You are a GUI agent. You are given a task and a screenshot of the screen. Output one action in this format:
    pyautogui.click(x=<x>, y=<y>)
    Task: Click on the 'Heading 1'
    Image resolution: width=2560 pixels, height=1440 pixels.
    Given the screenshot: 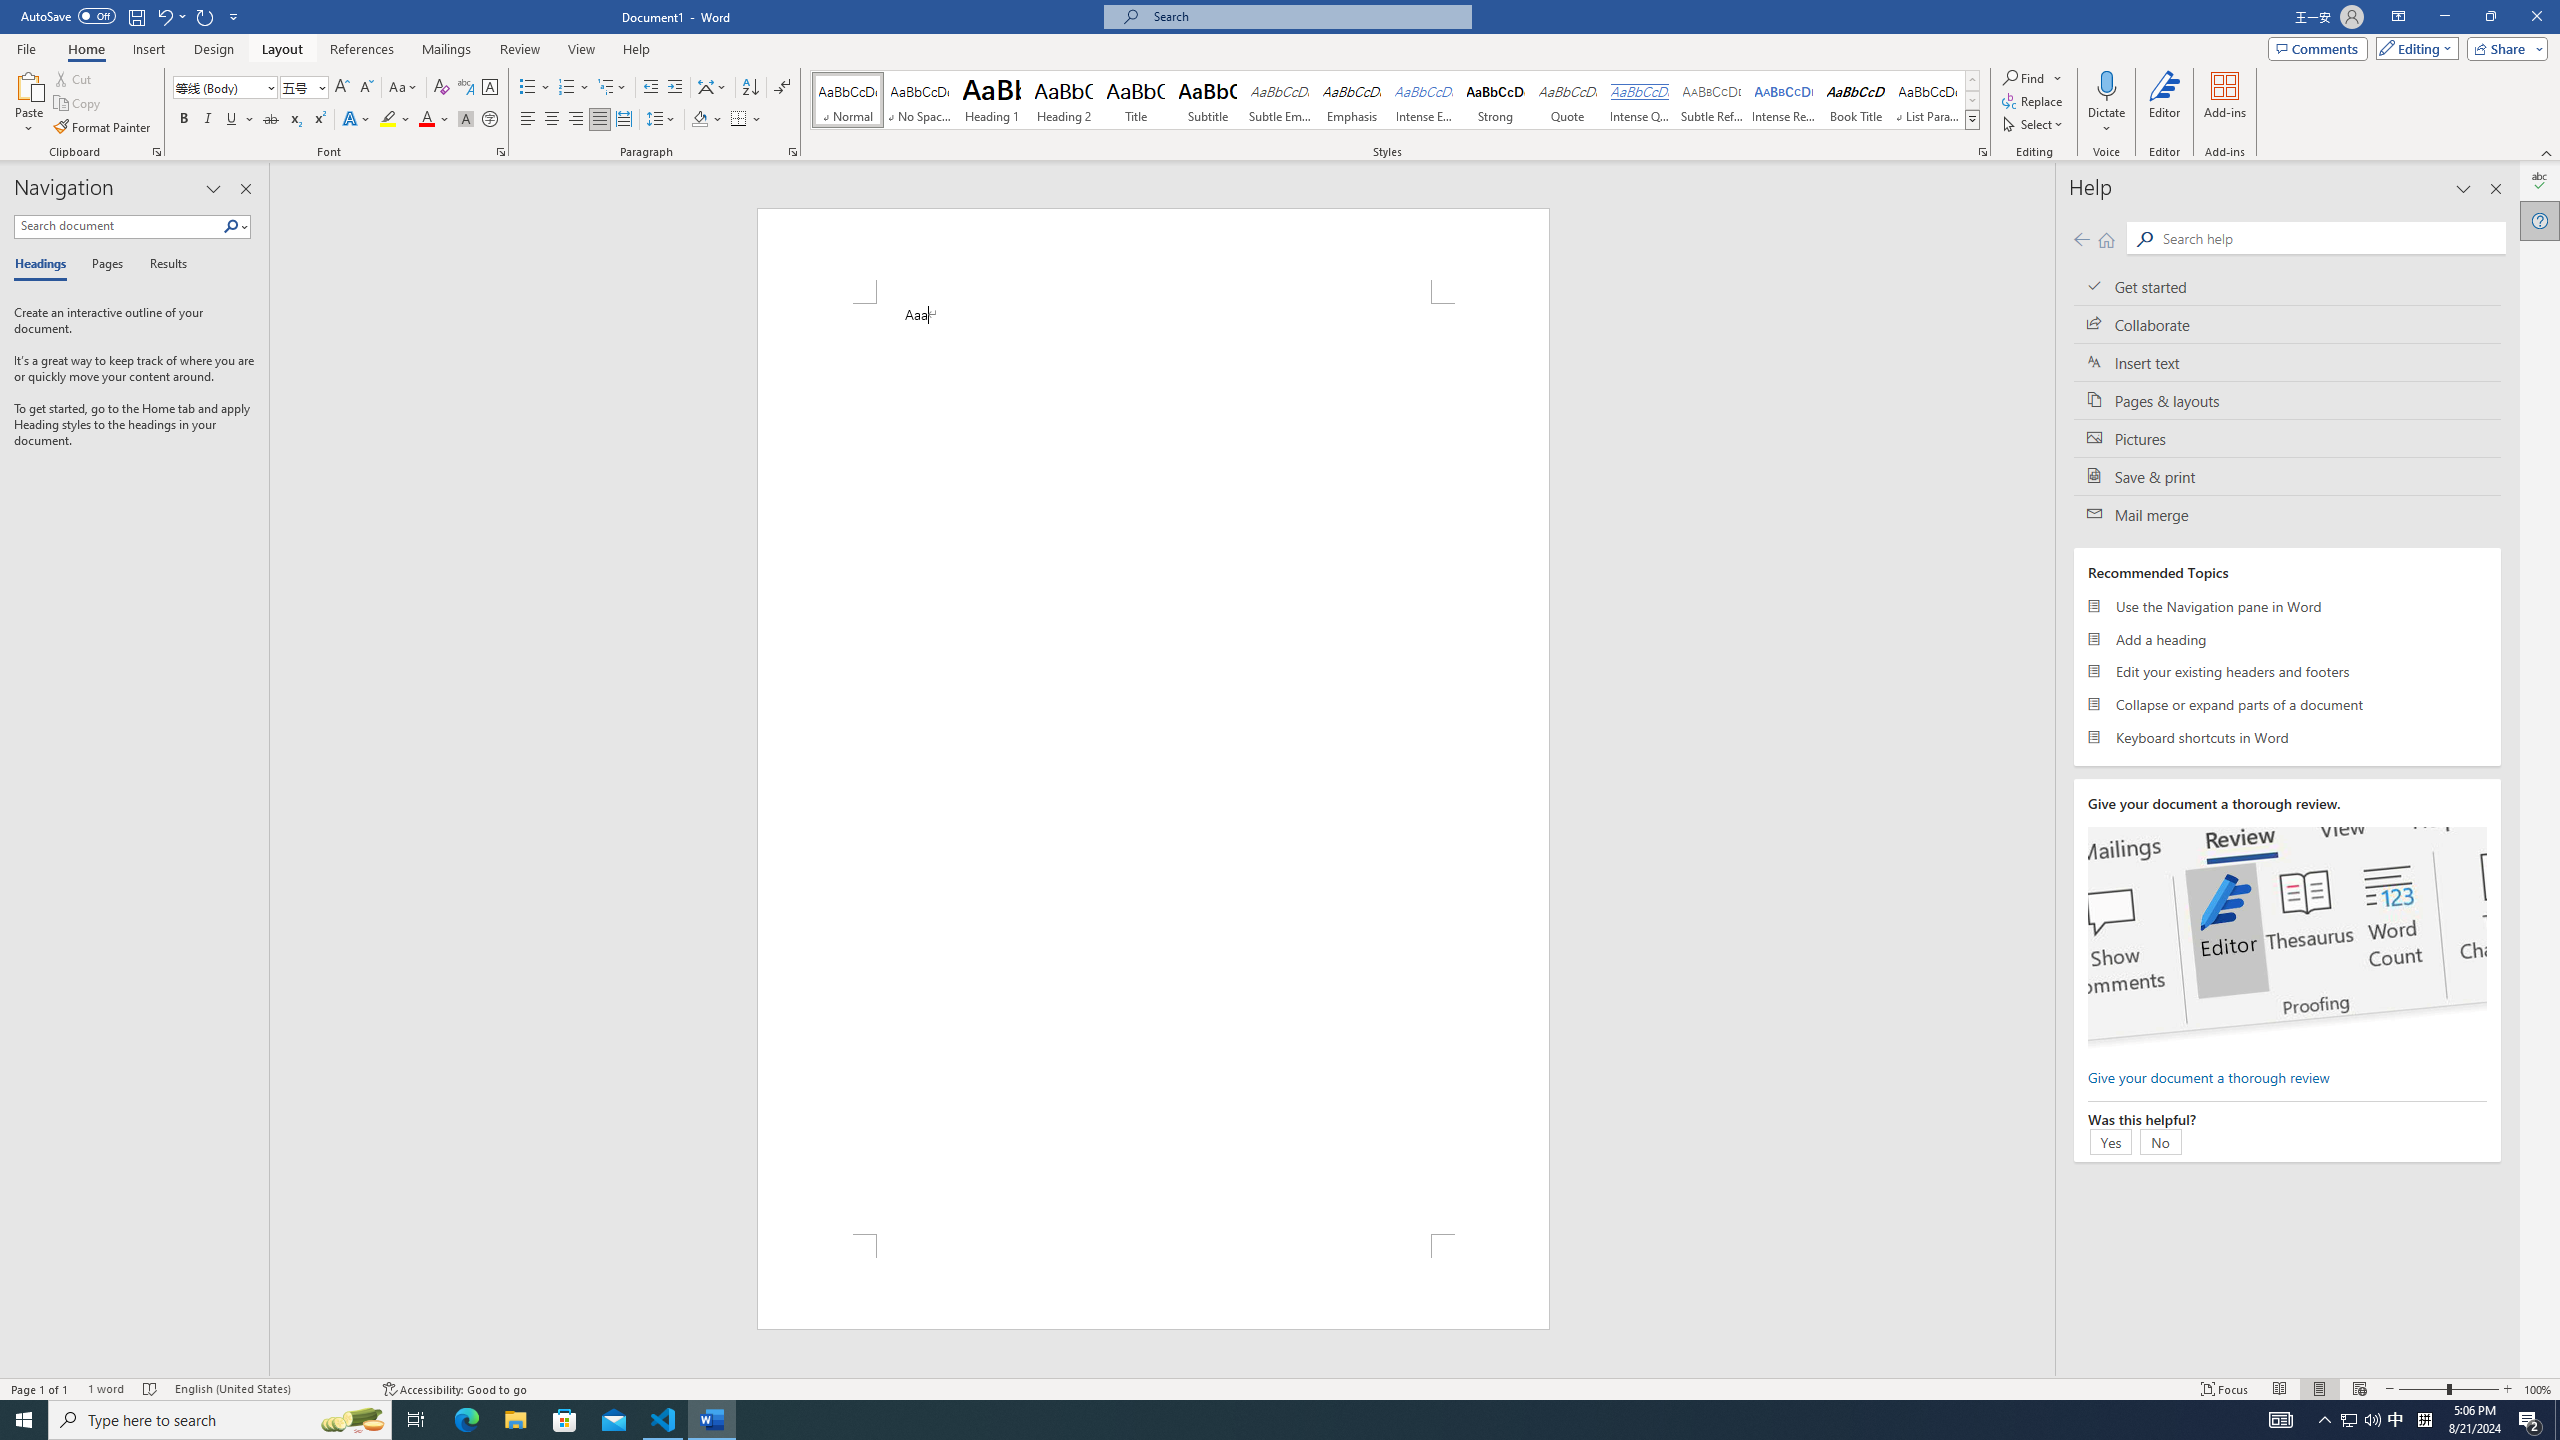 What is the action you would take?
    pyautogui.click(x=991, y=99)
    